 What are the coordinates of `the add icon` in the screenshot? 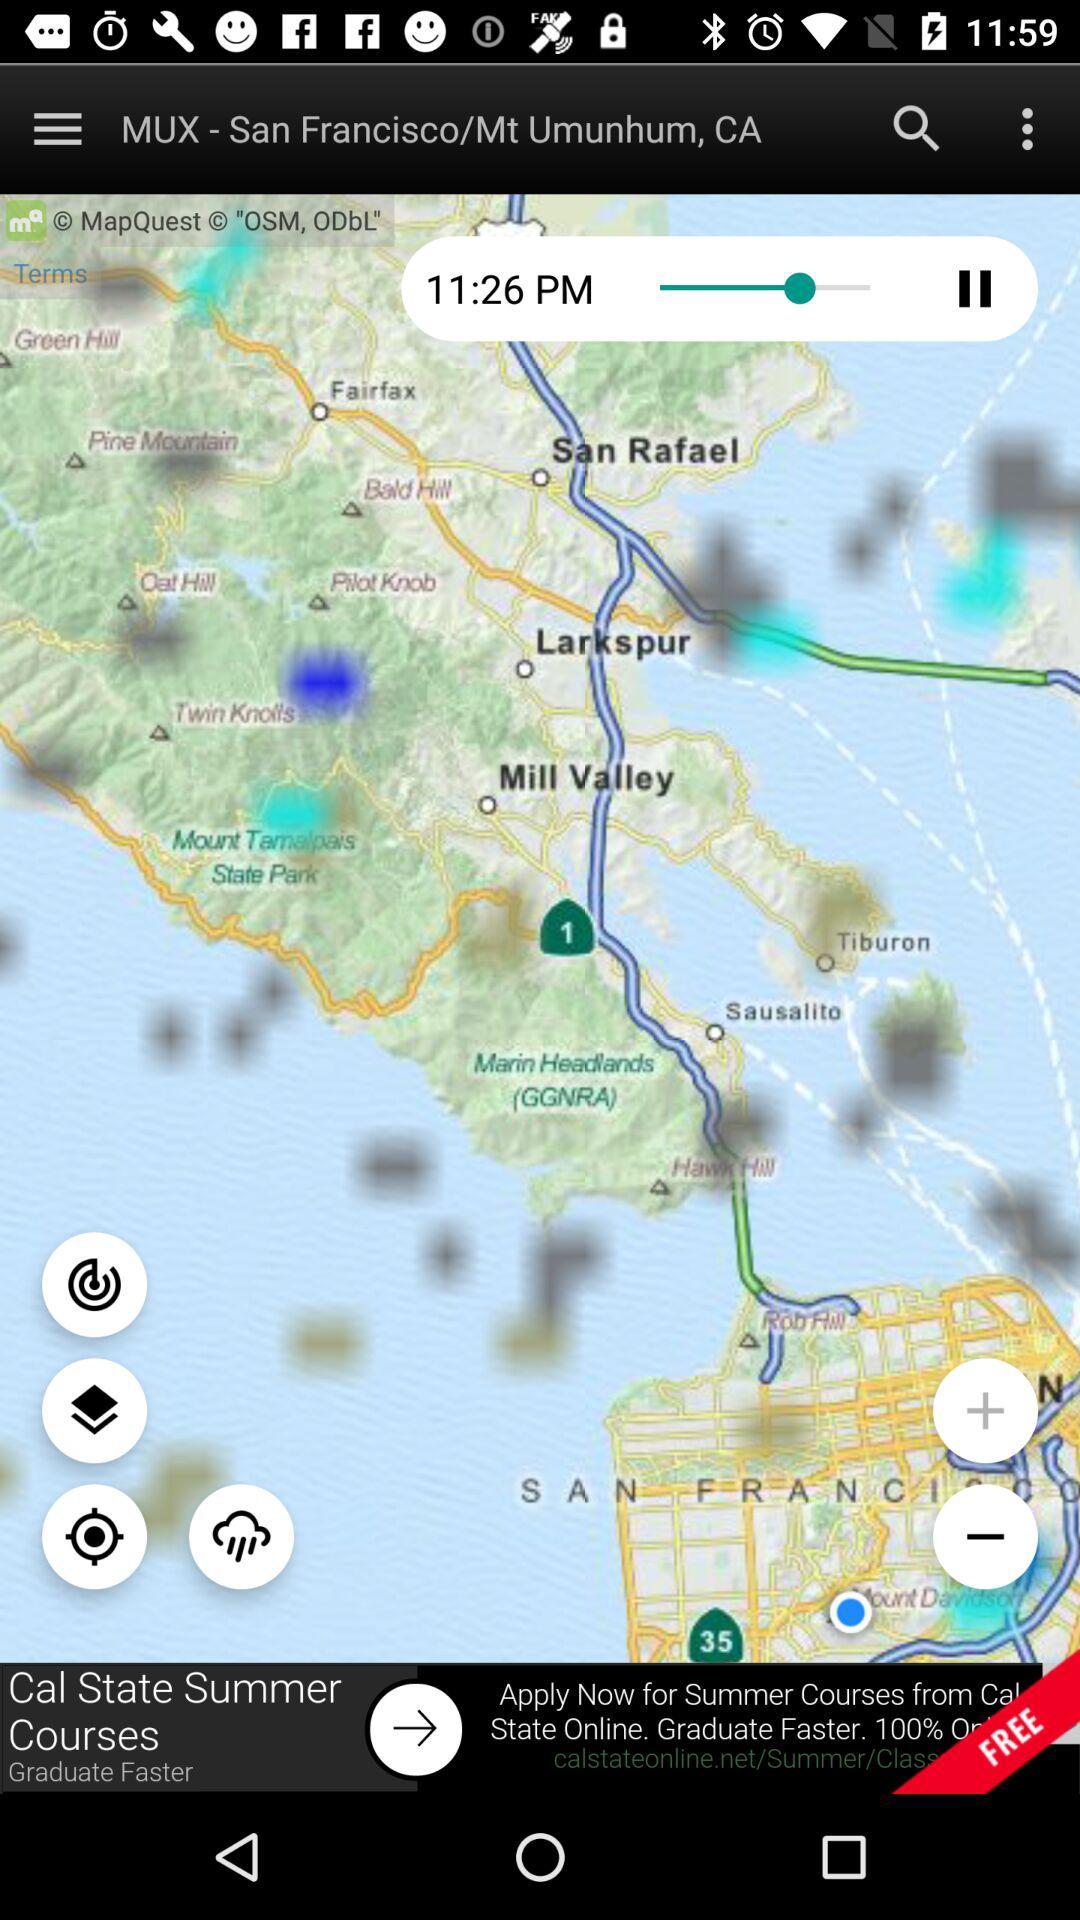 It's located at (984, 1409).